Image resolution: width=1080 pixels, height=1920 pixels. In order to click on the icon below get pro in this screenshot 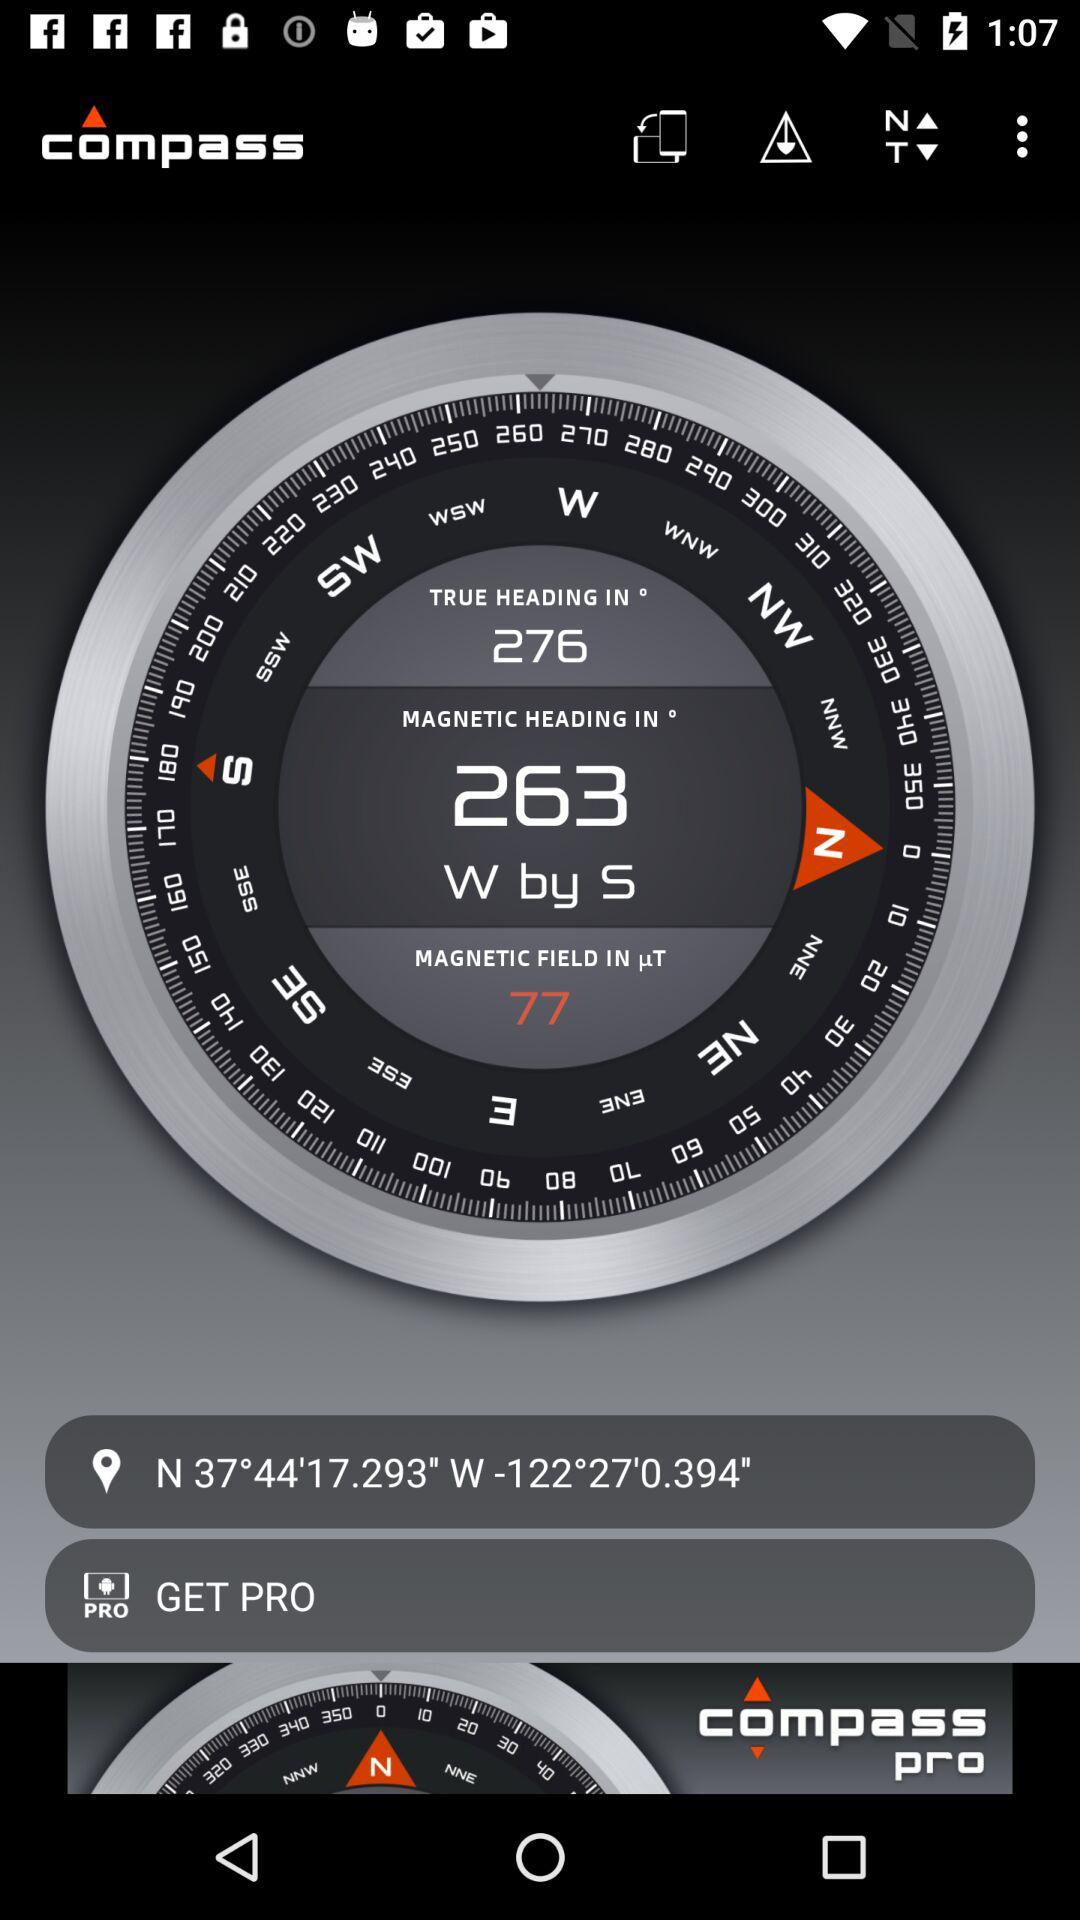, I will do `click(540, 1727)`.